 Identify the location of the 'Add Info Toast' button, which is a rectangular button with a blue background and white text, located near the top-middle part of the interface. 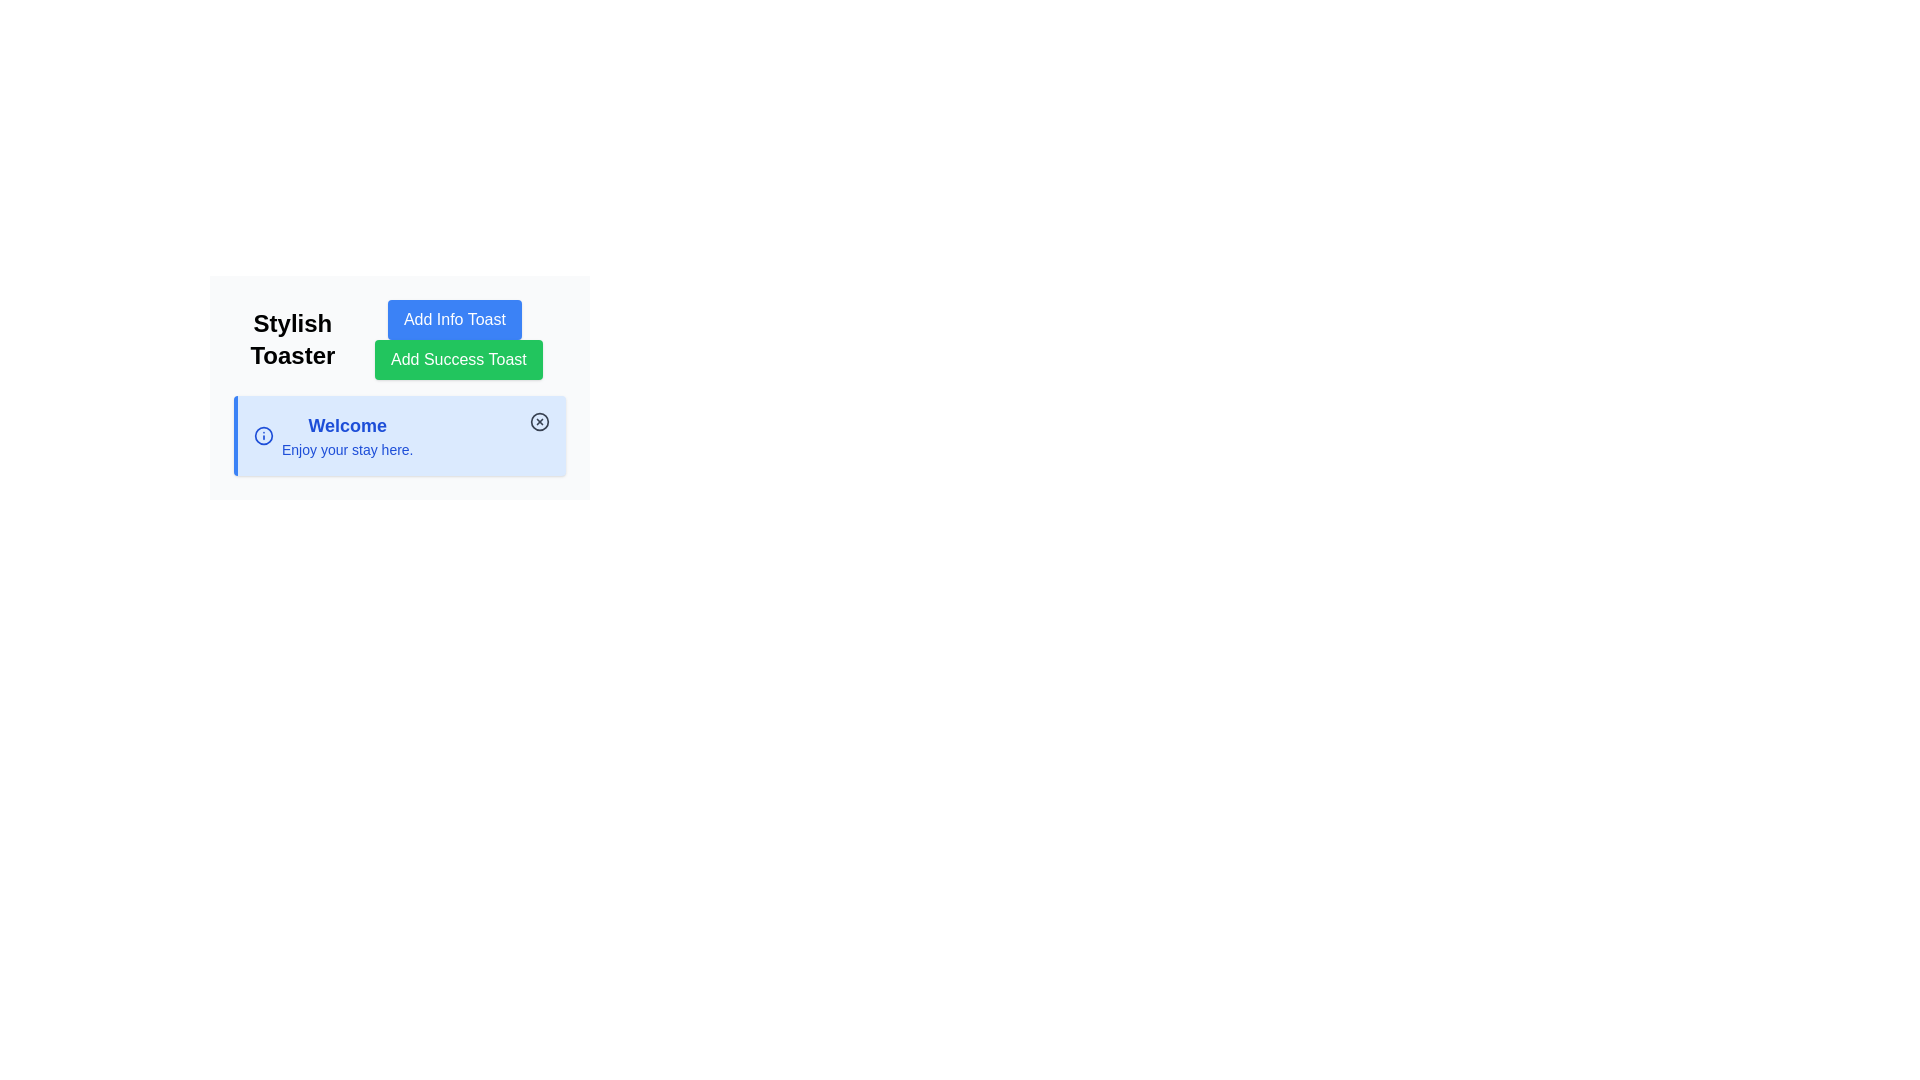
(453, 319).